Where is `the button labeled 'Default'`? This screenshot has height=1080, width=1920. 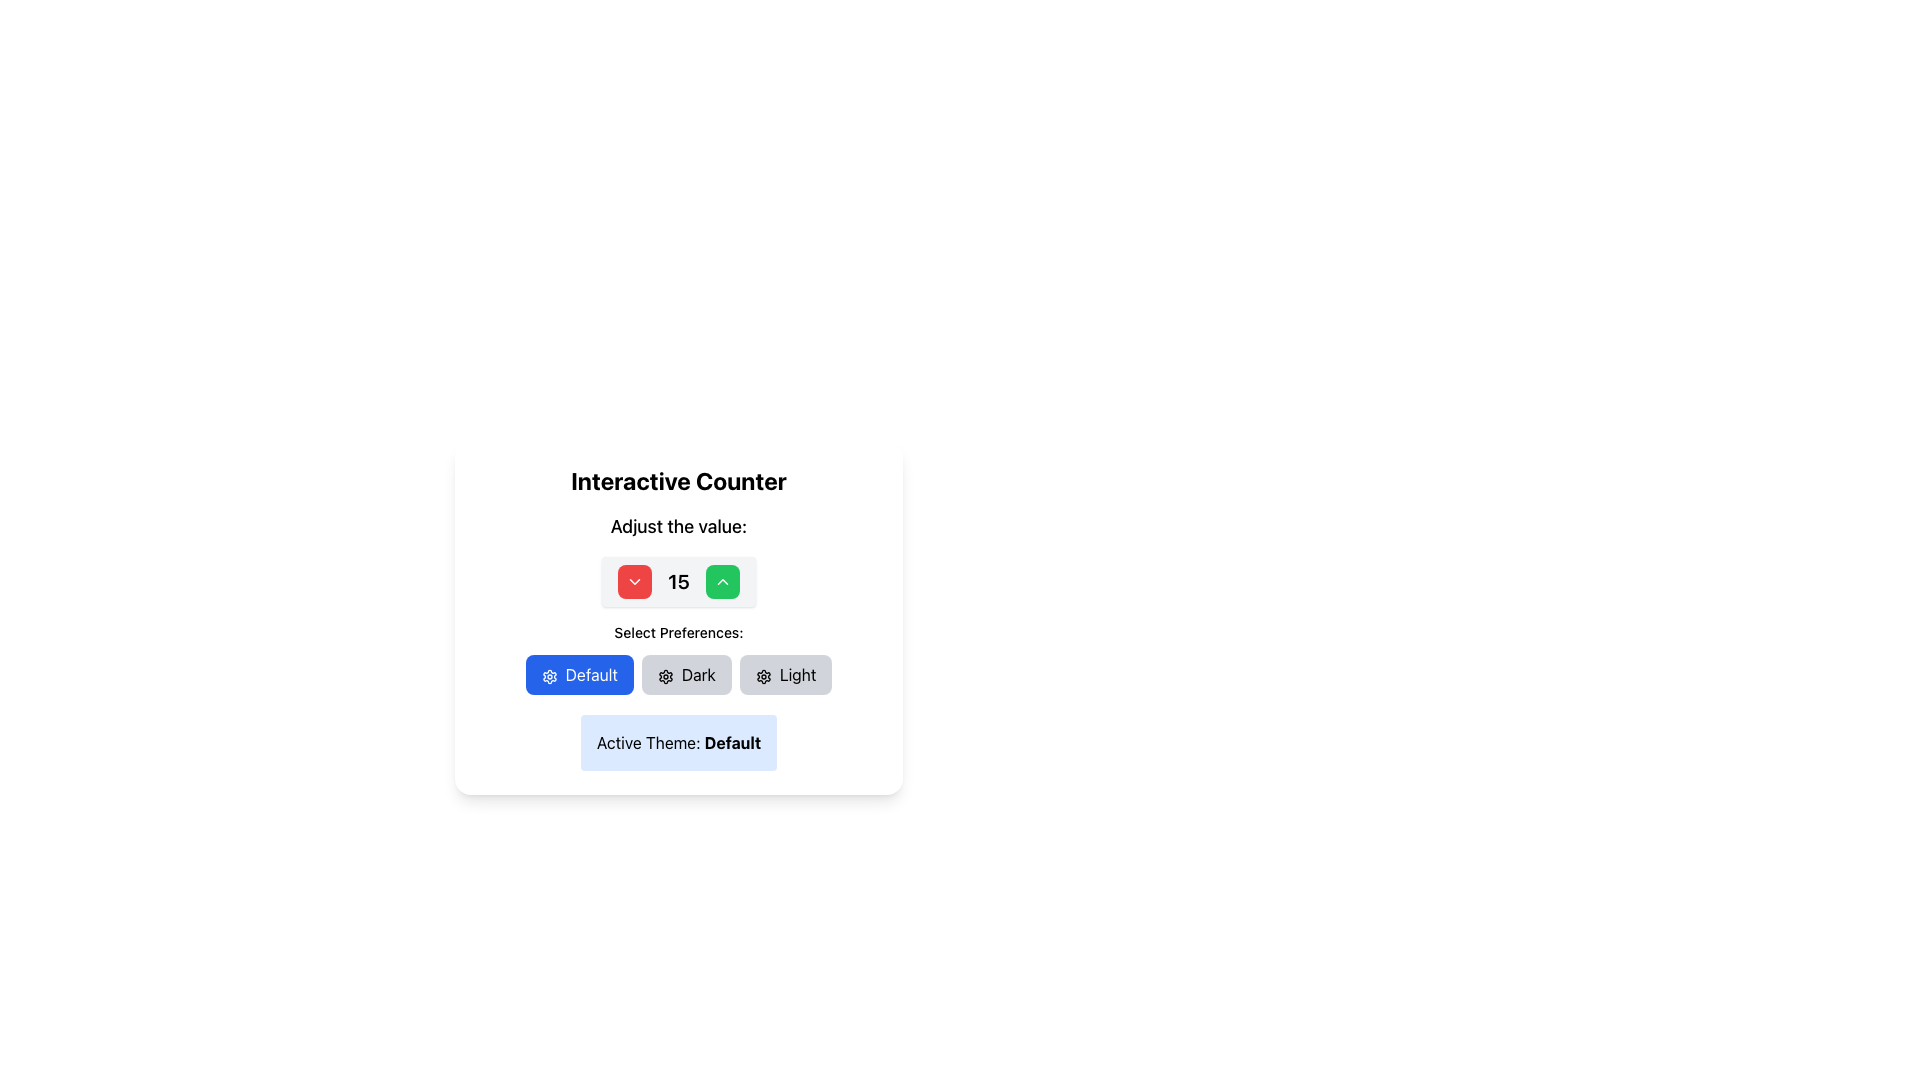
the button labeled 'Default' is located at coordinates (578, 675).